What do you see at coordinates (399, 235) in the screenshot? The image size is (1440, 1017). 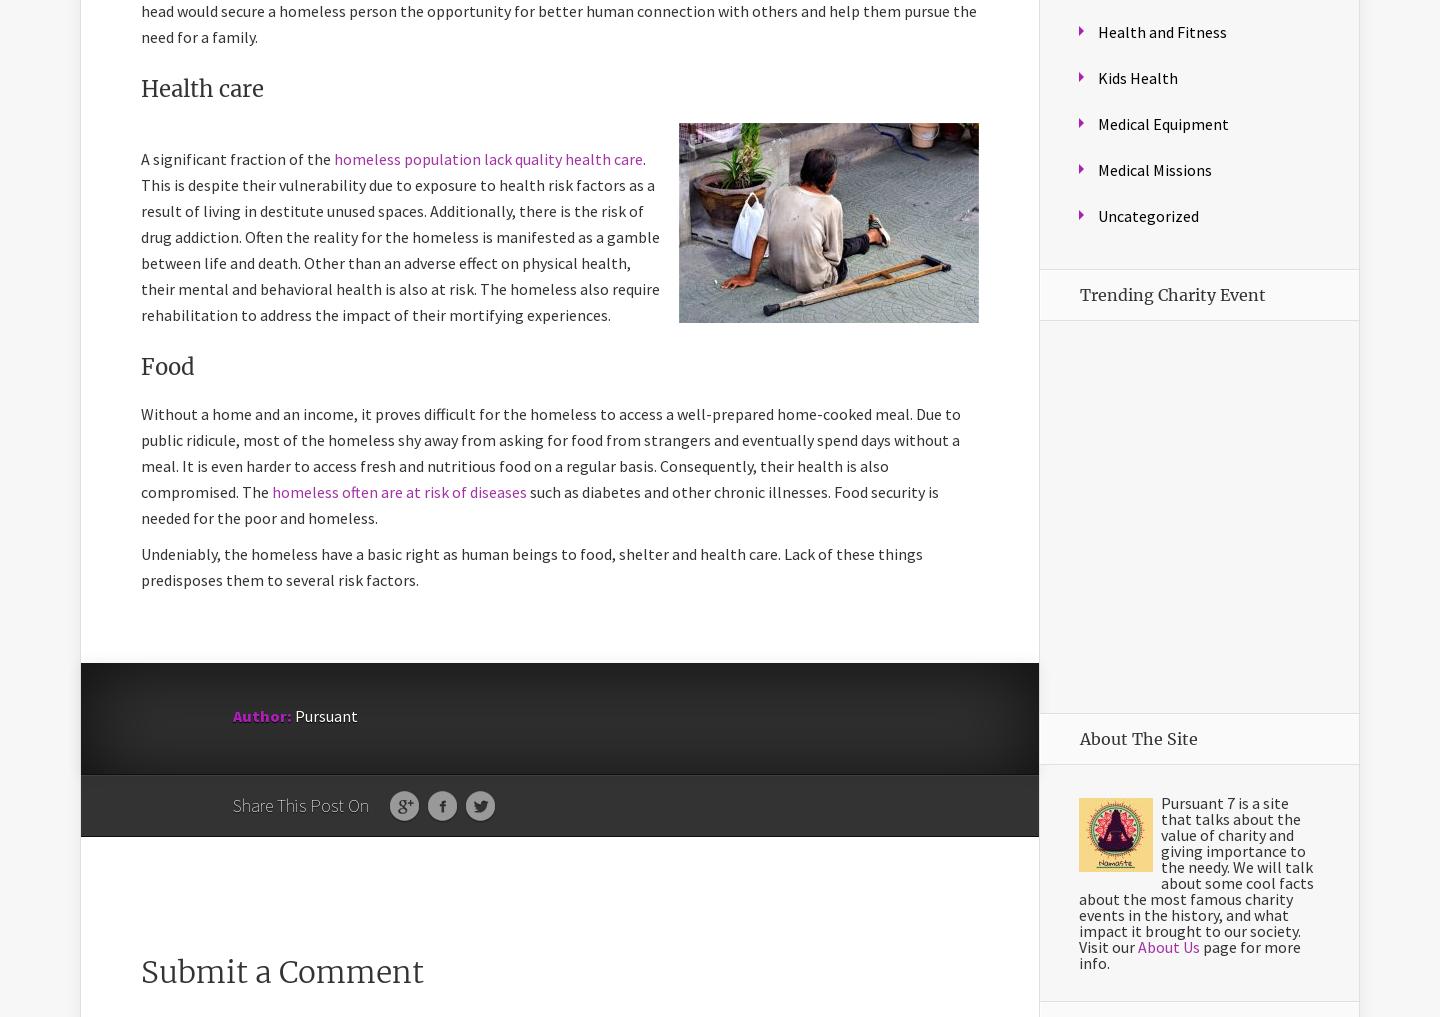 I see `'. This is despite their vulnerability due to exposure to health risk factors as a result of living in destitute unused spaces. Additionally, there is the risk of drug addiction. Often the reality for the homeless is manifested as a gamble between life and death. Other than an adverse effect on physical health, their mental and behavioral health is also at risk. The homeless also require rehabilitation to address the impact of their mortifying experiences.'` at bounding box center [399, 235].